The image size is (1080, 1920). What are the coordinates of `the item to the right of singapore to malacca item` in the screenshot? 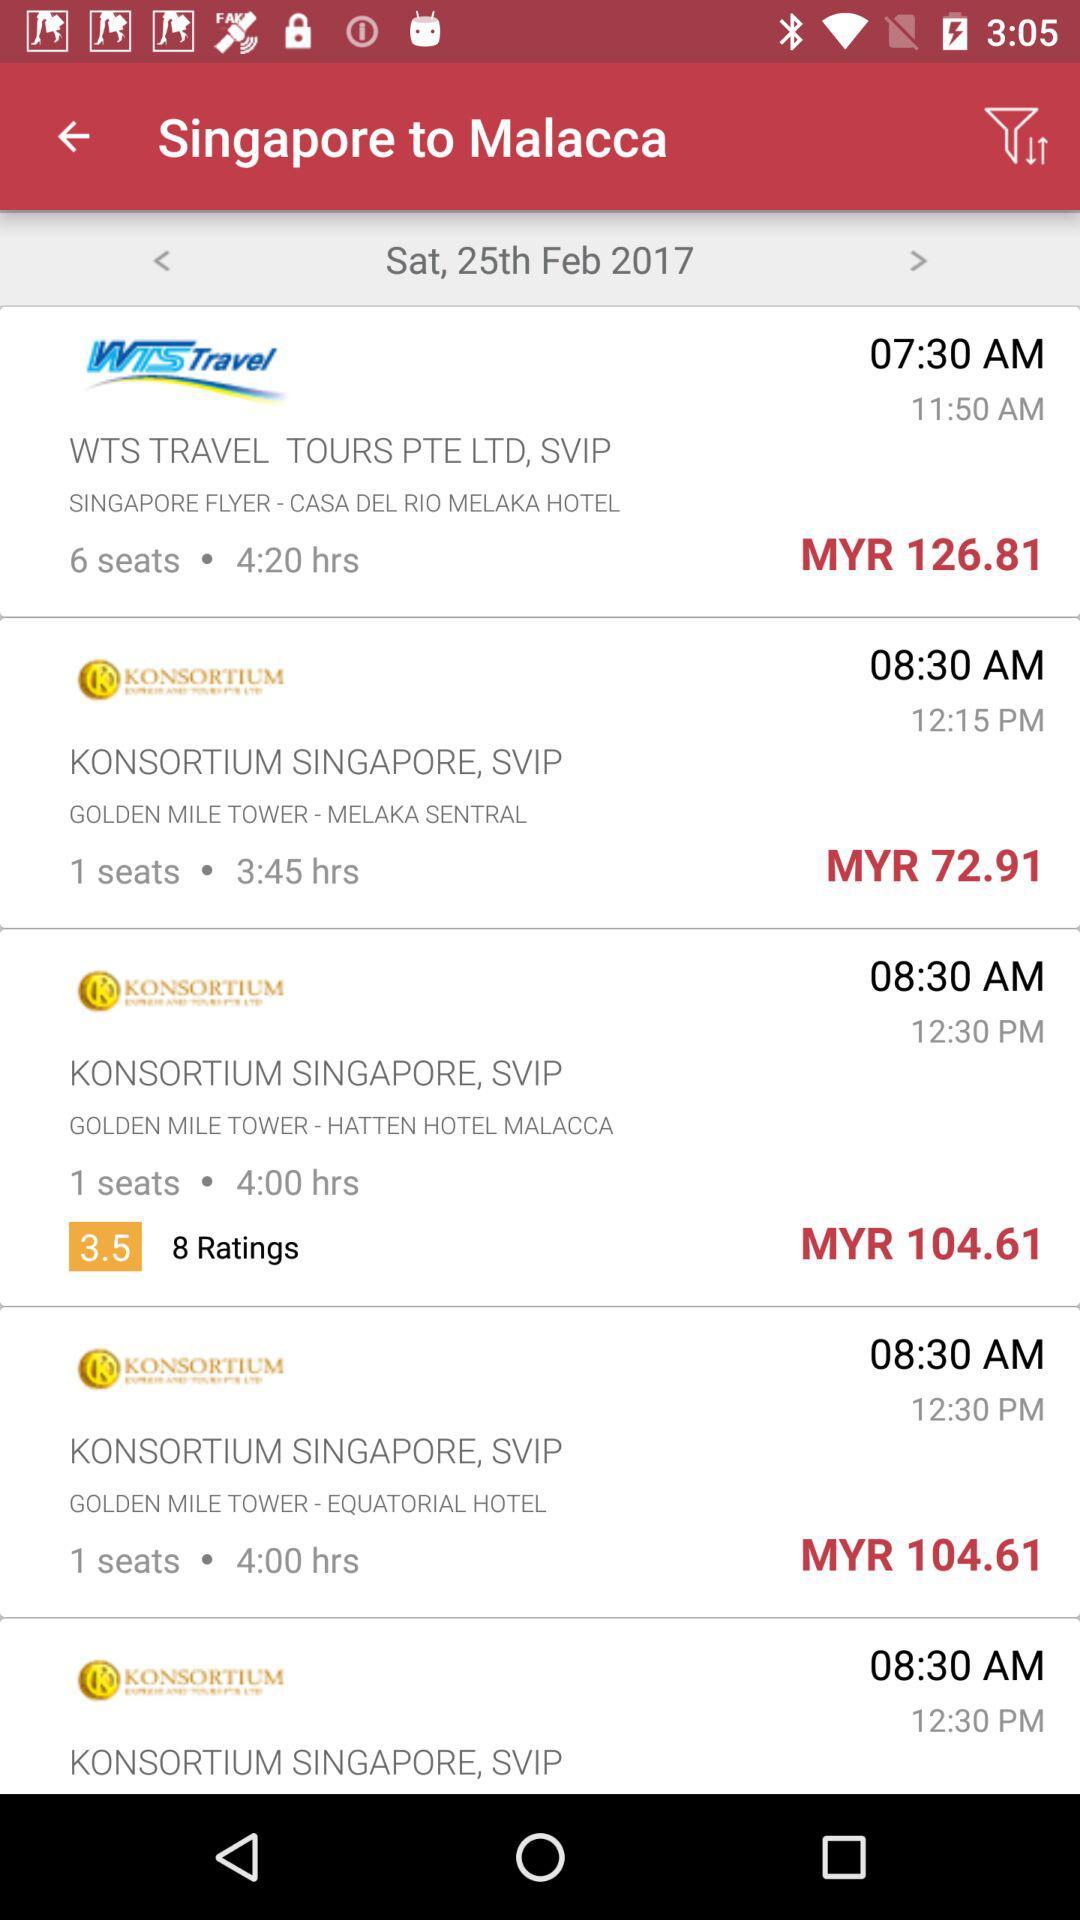 It's located at (1016, 135).